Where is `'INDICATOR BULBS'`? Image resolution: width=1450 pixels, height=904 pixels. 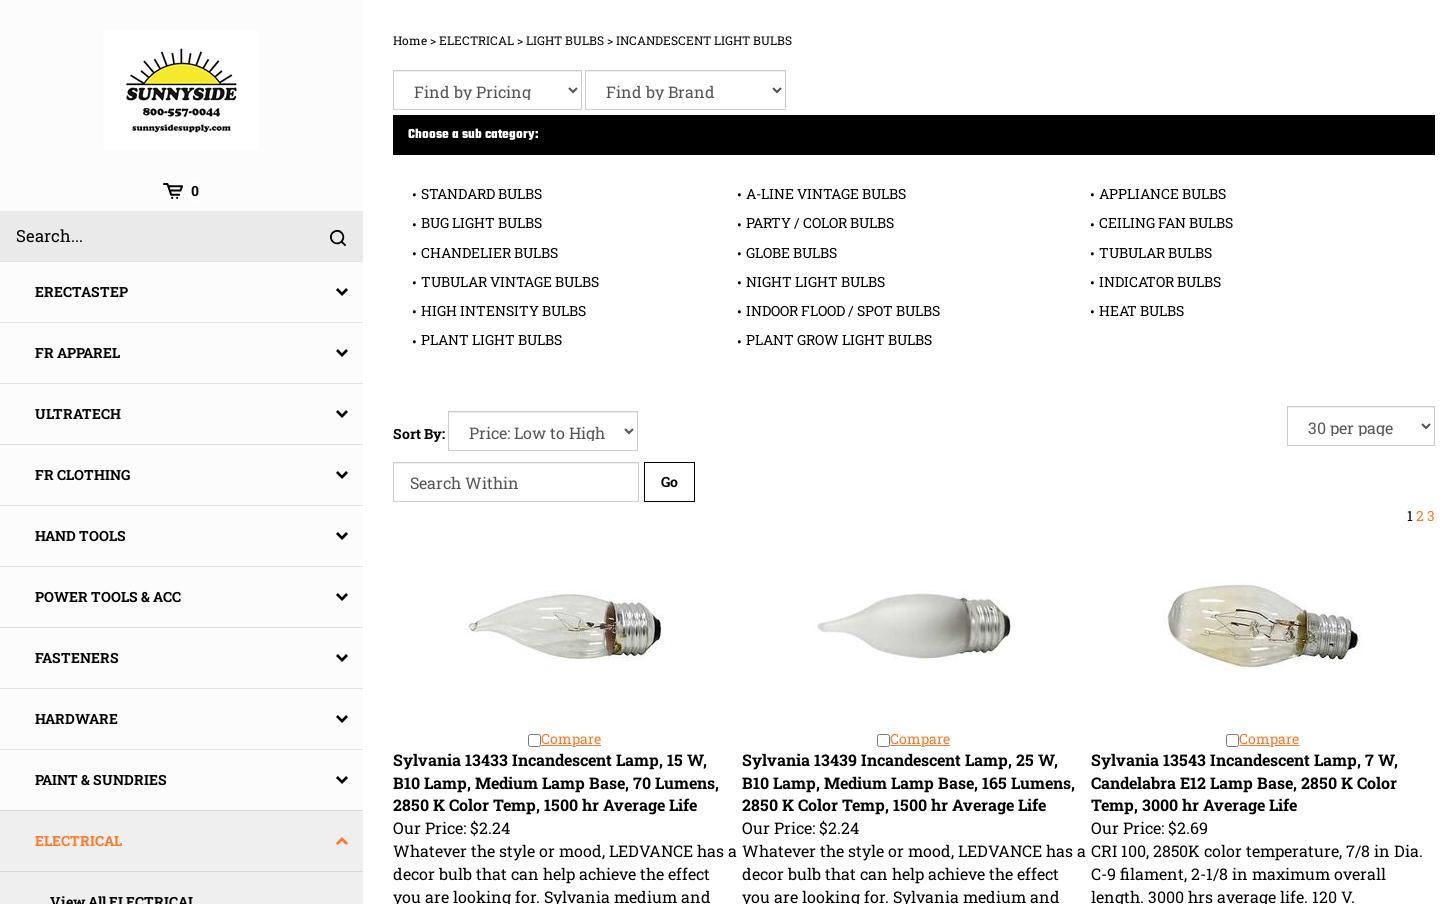
'INDICATOR BULBS' is located at coordinates (1157, 279).